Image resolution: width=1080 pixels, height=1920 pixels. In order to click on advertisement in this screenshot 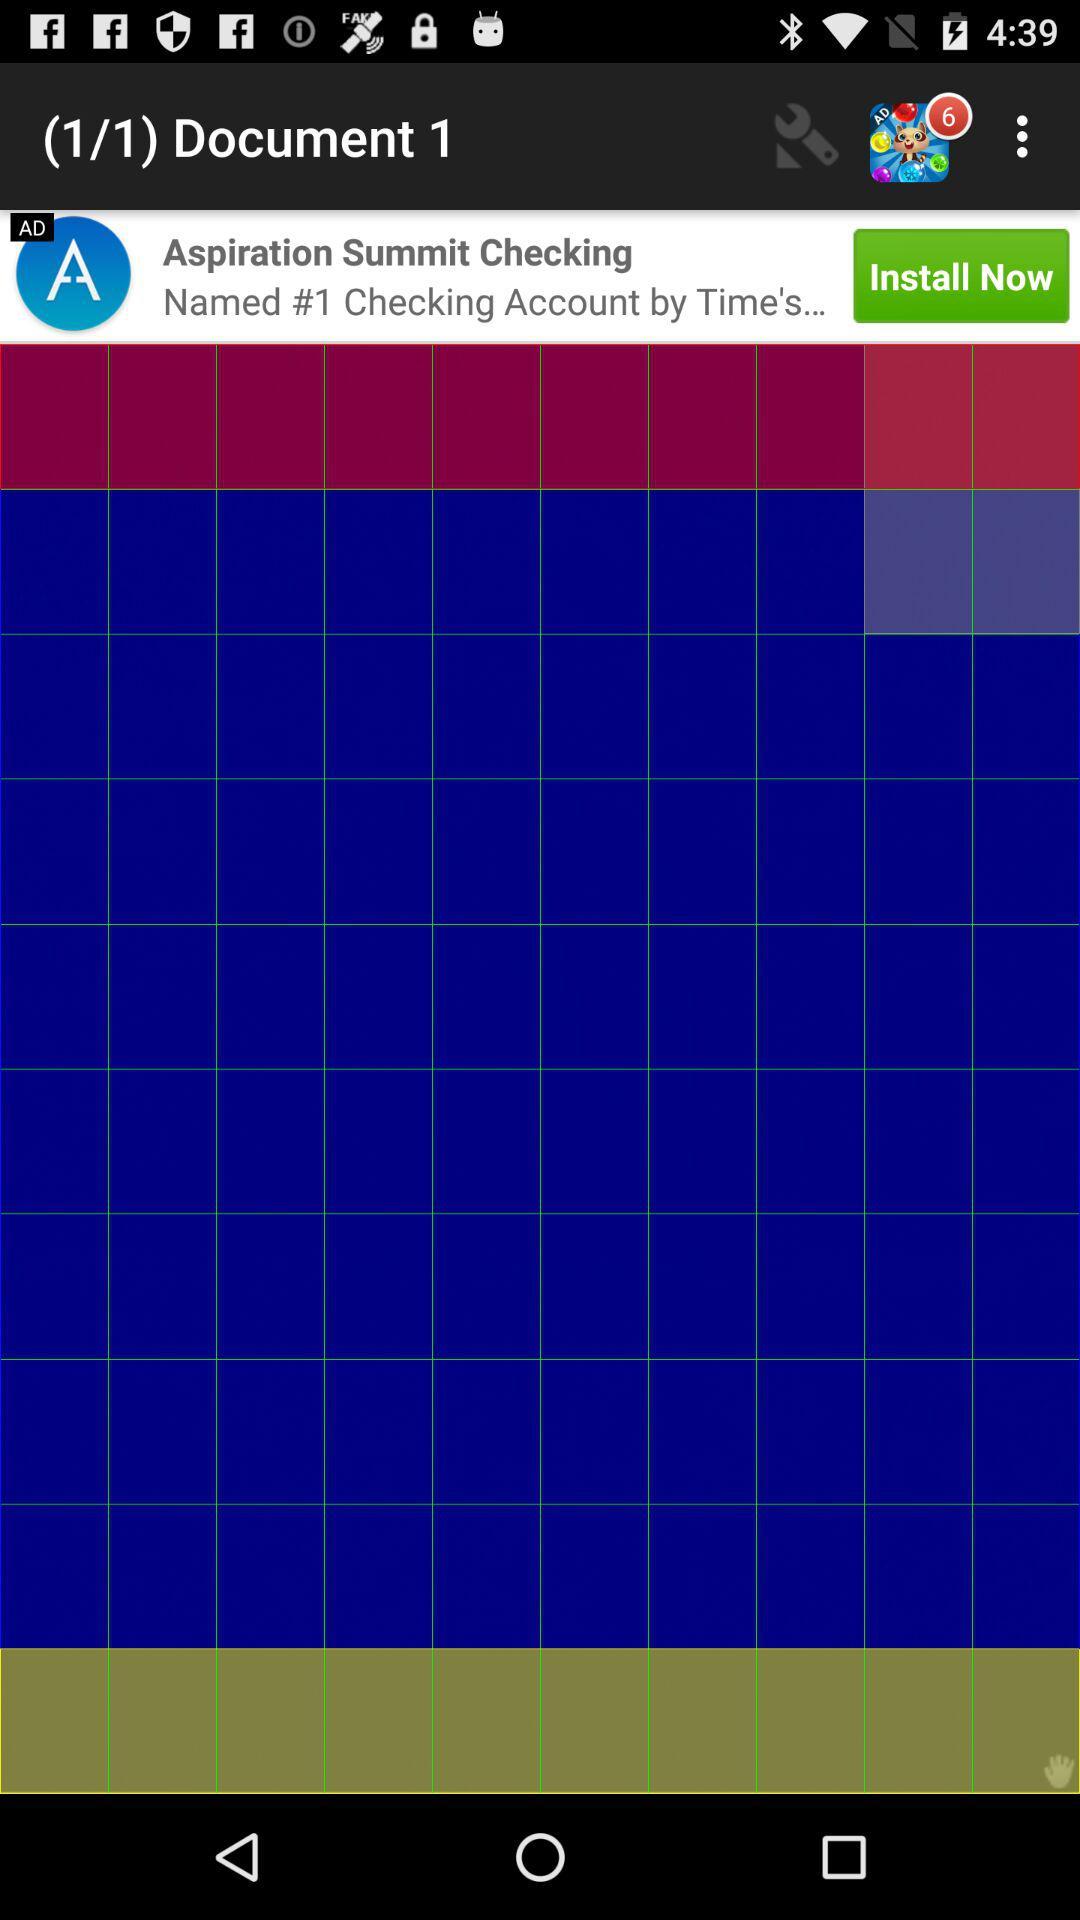, I will do `click(72, 274)`.